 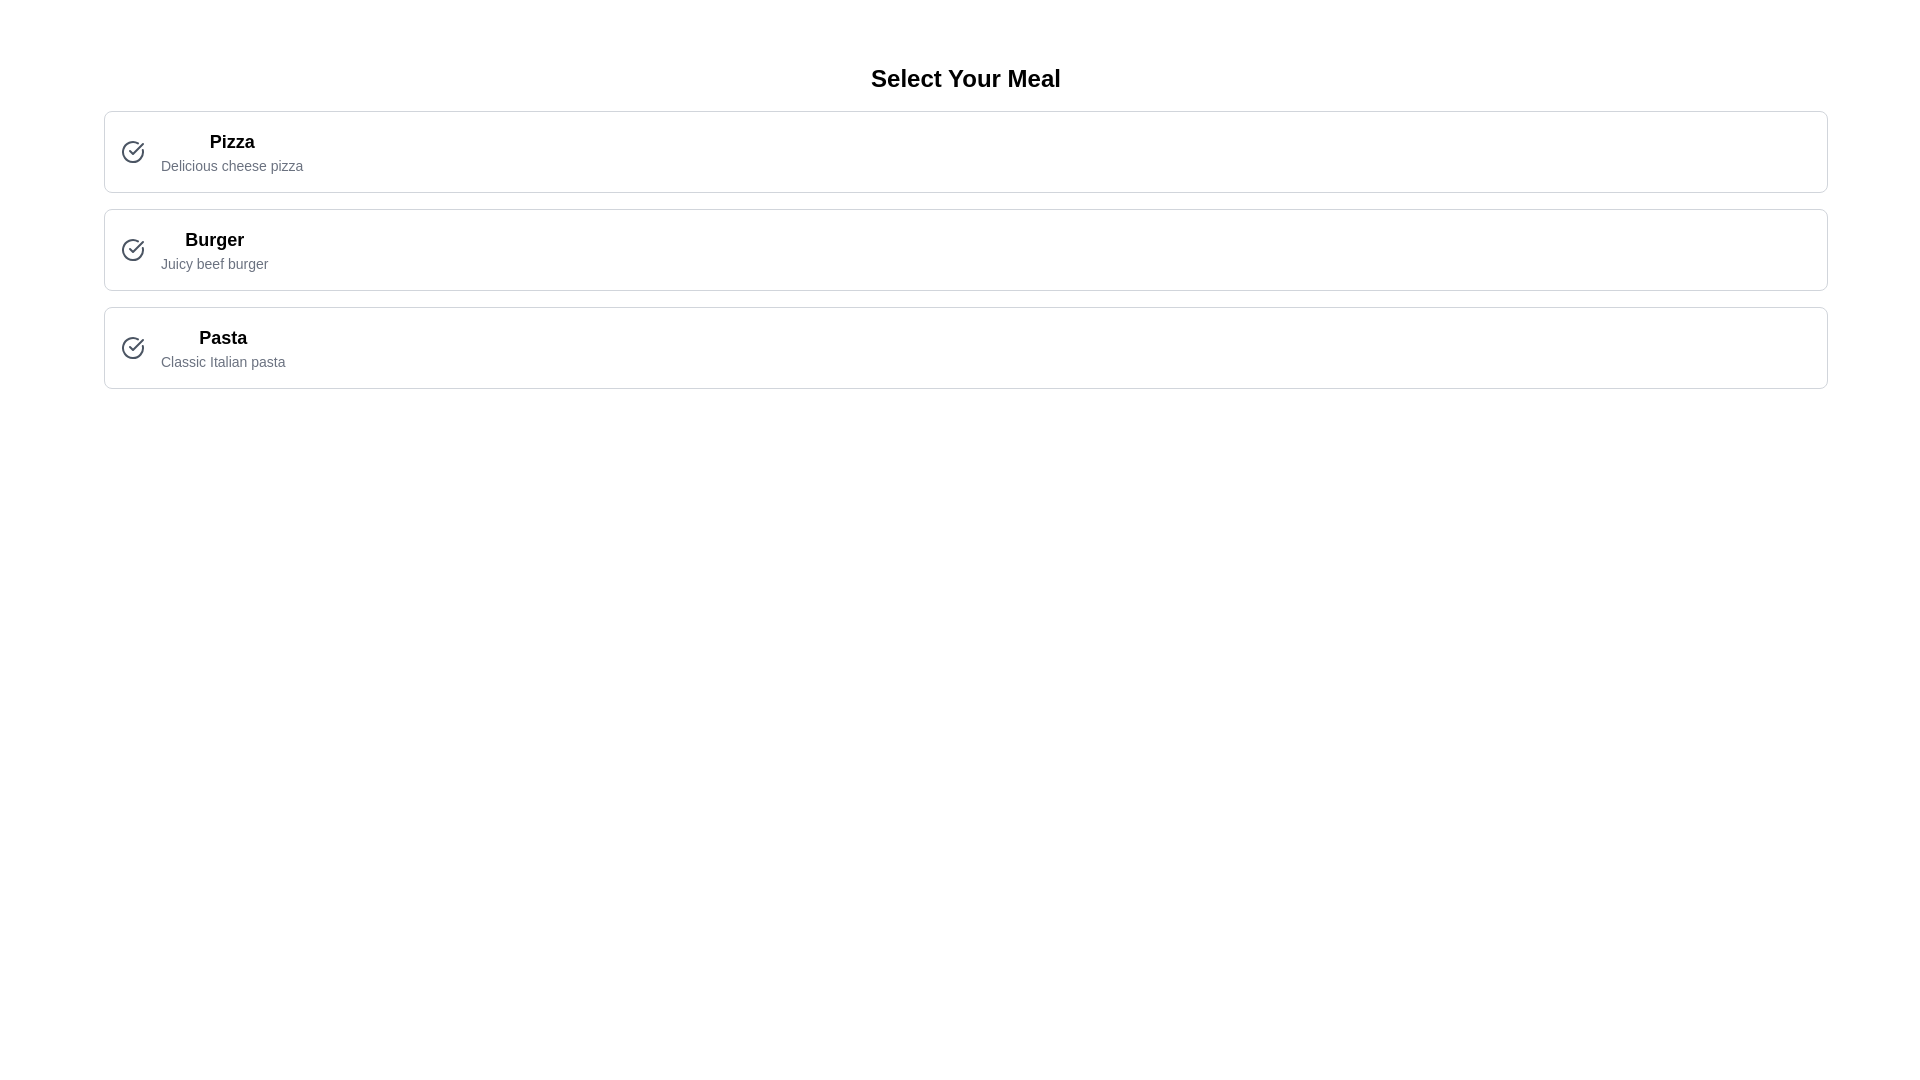 I want to click on the visual indicator icon representing the selection state of the 'Pizza' item in the menu, located above the 'Burger' and 'Pasta' items, so click(x=135, y=148).